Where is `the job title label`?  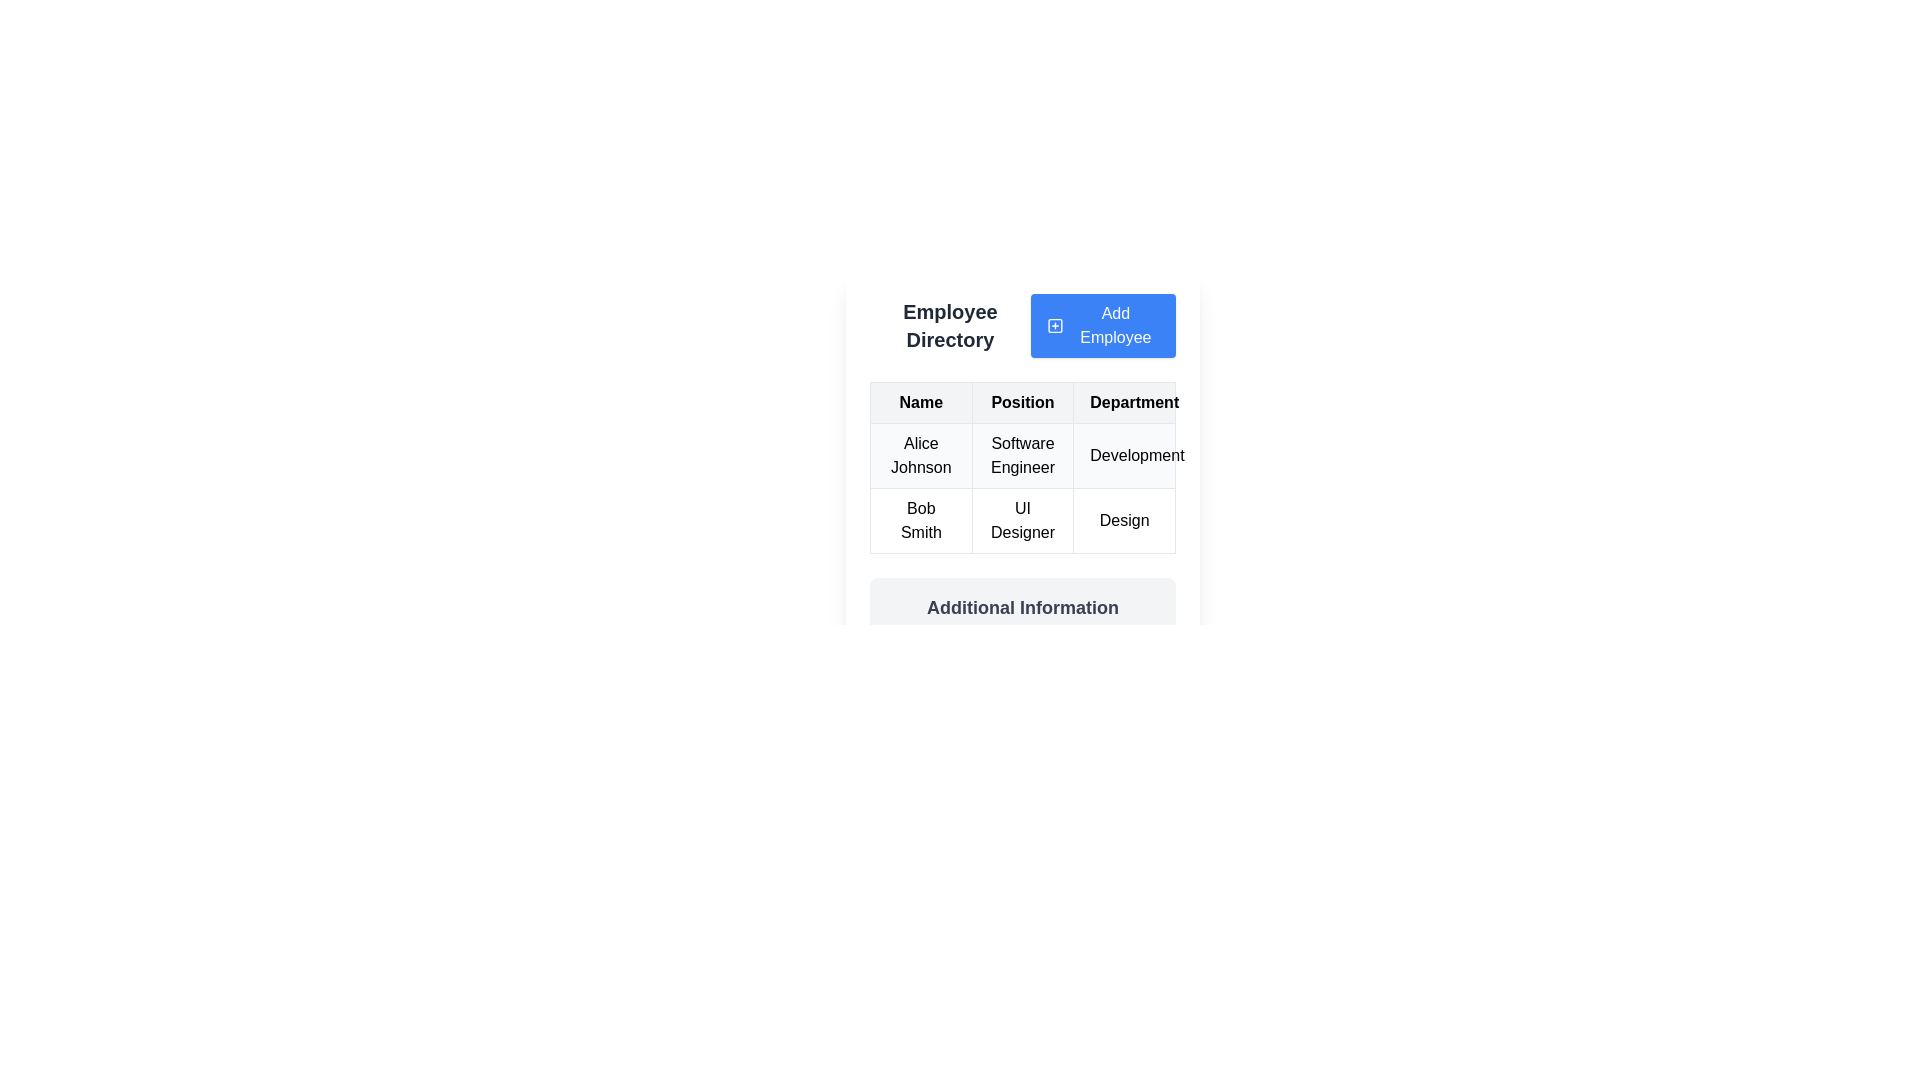 the job title label is located at coordinates (1022, 519).